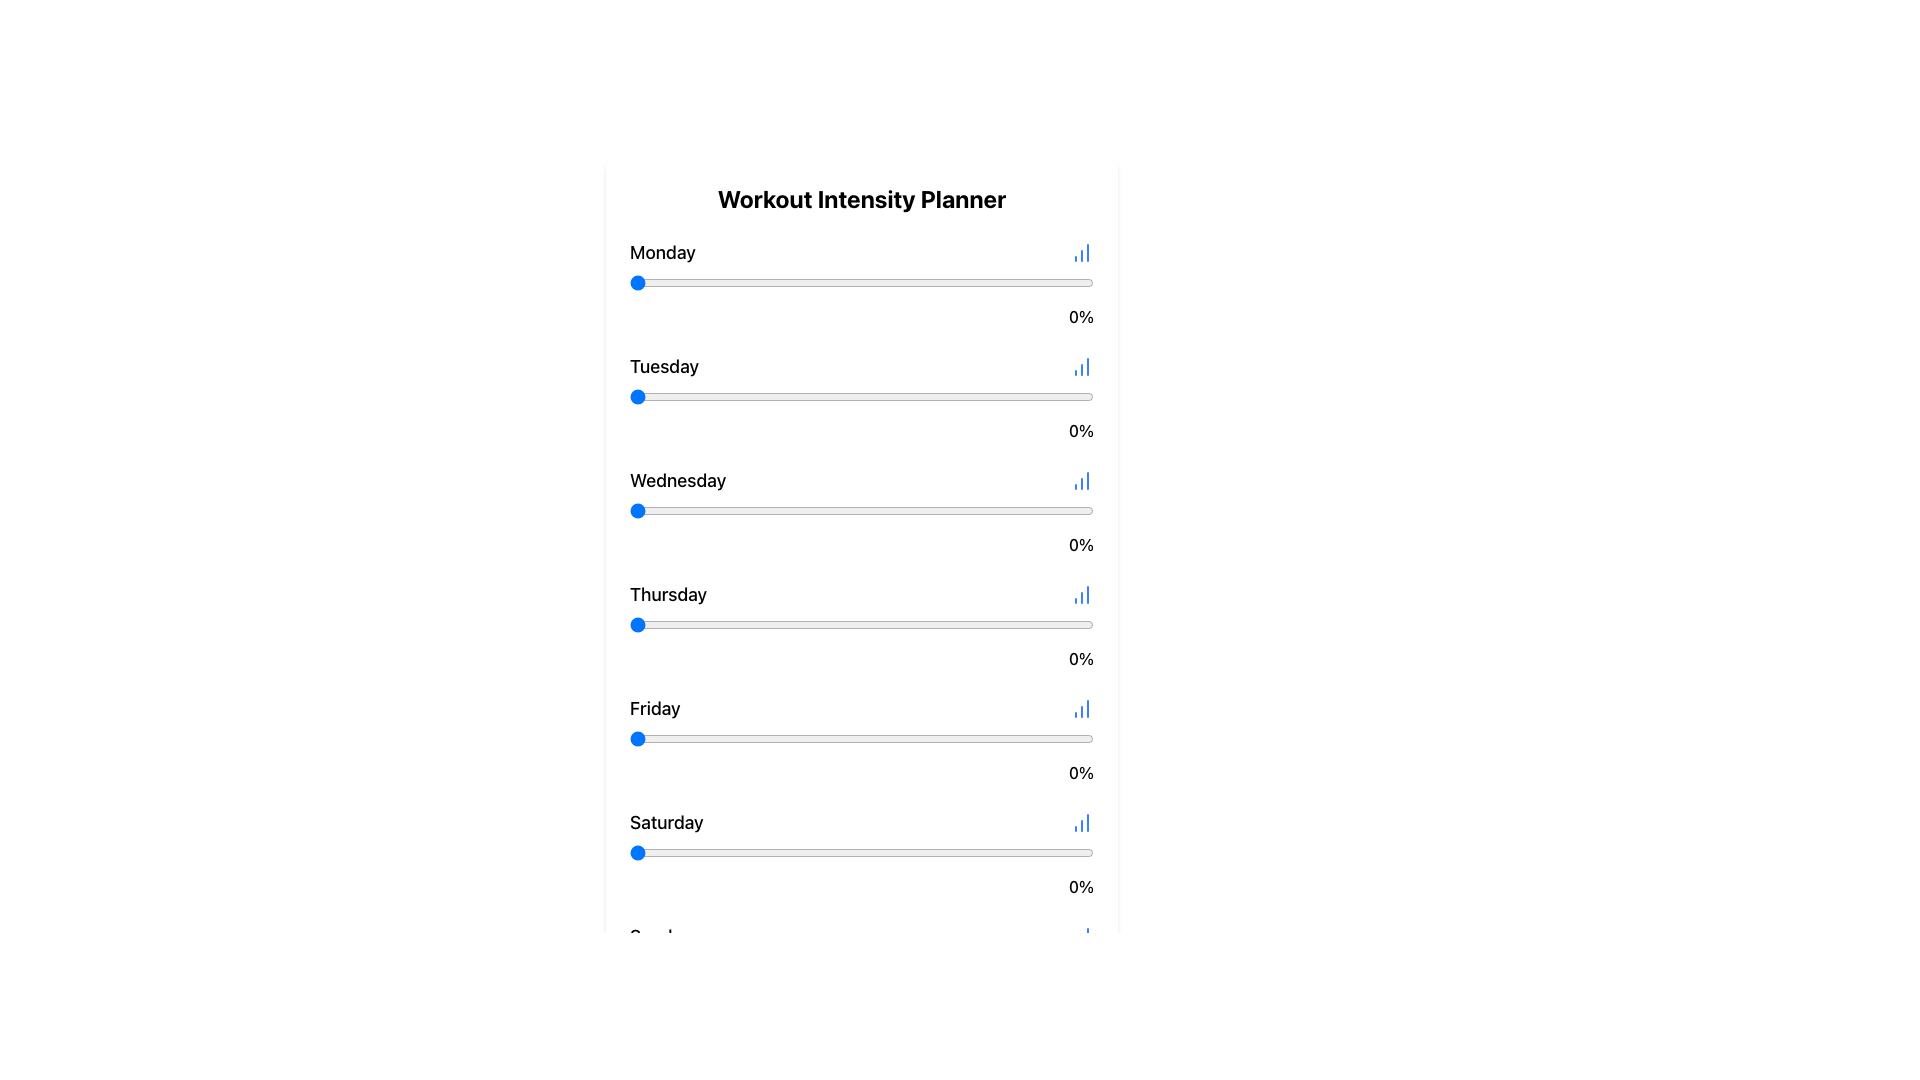  What do you see at coordinates (690, 623) in the screenshot?
I see `the Thursday intensity` at bounding box center [690, 623].